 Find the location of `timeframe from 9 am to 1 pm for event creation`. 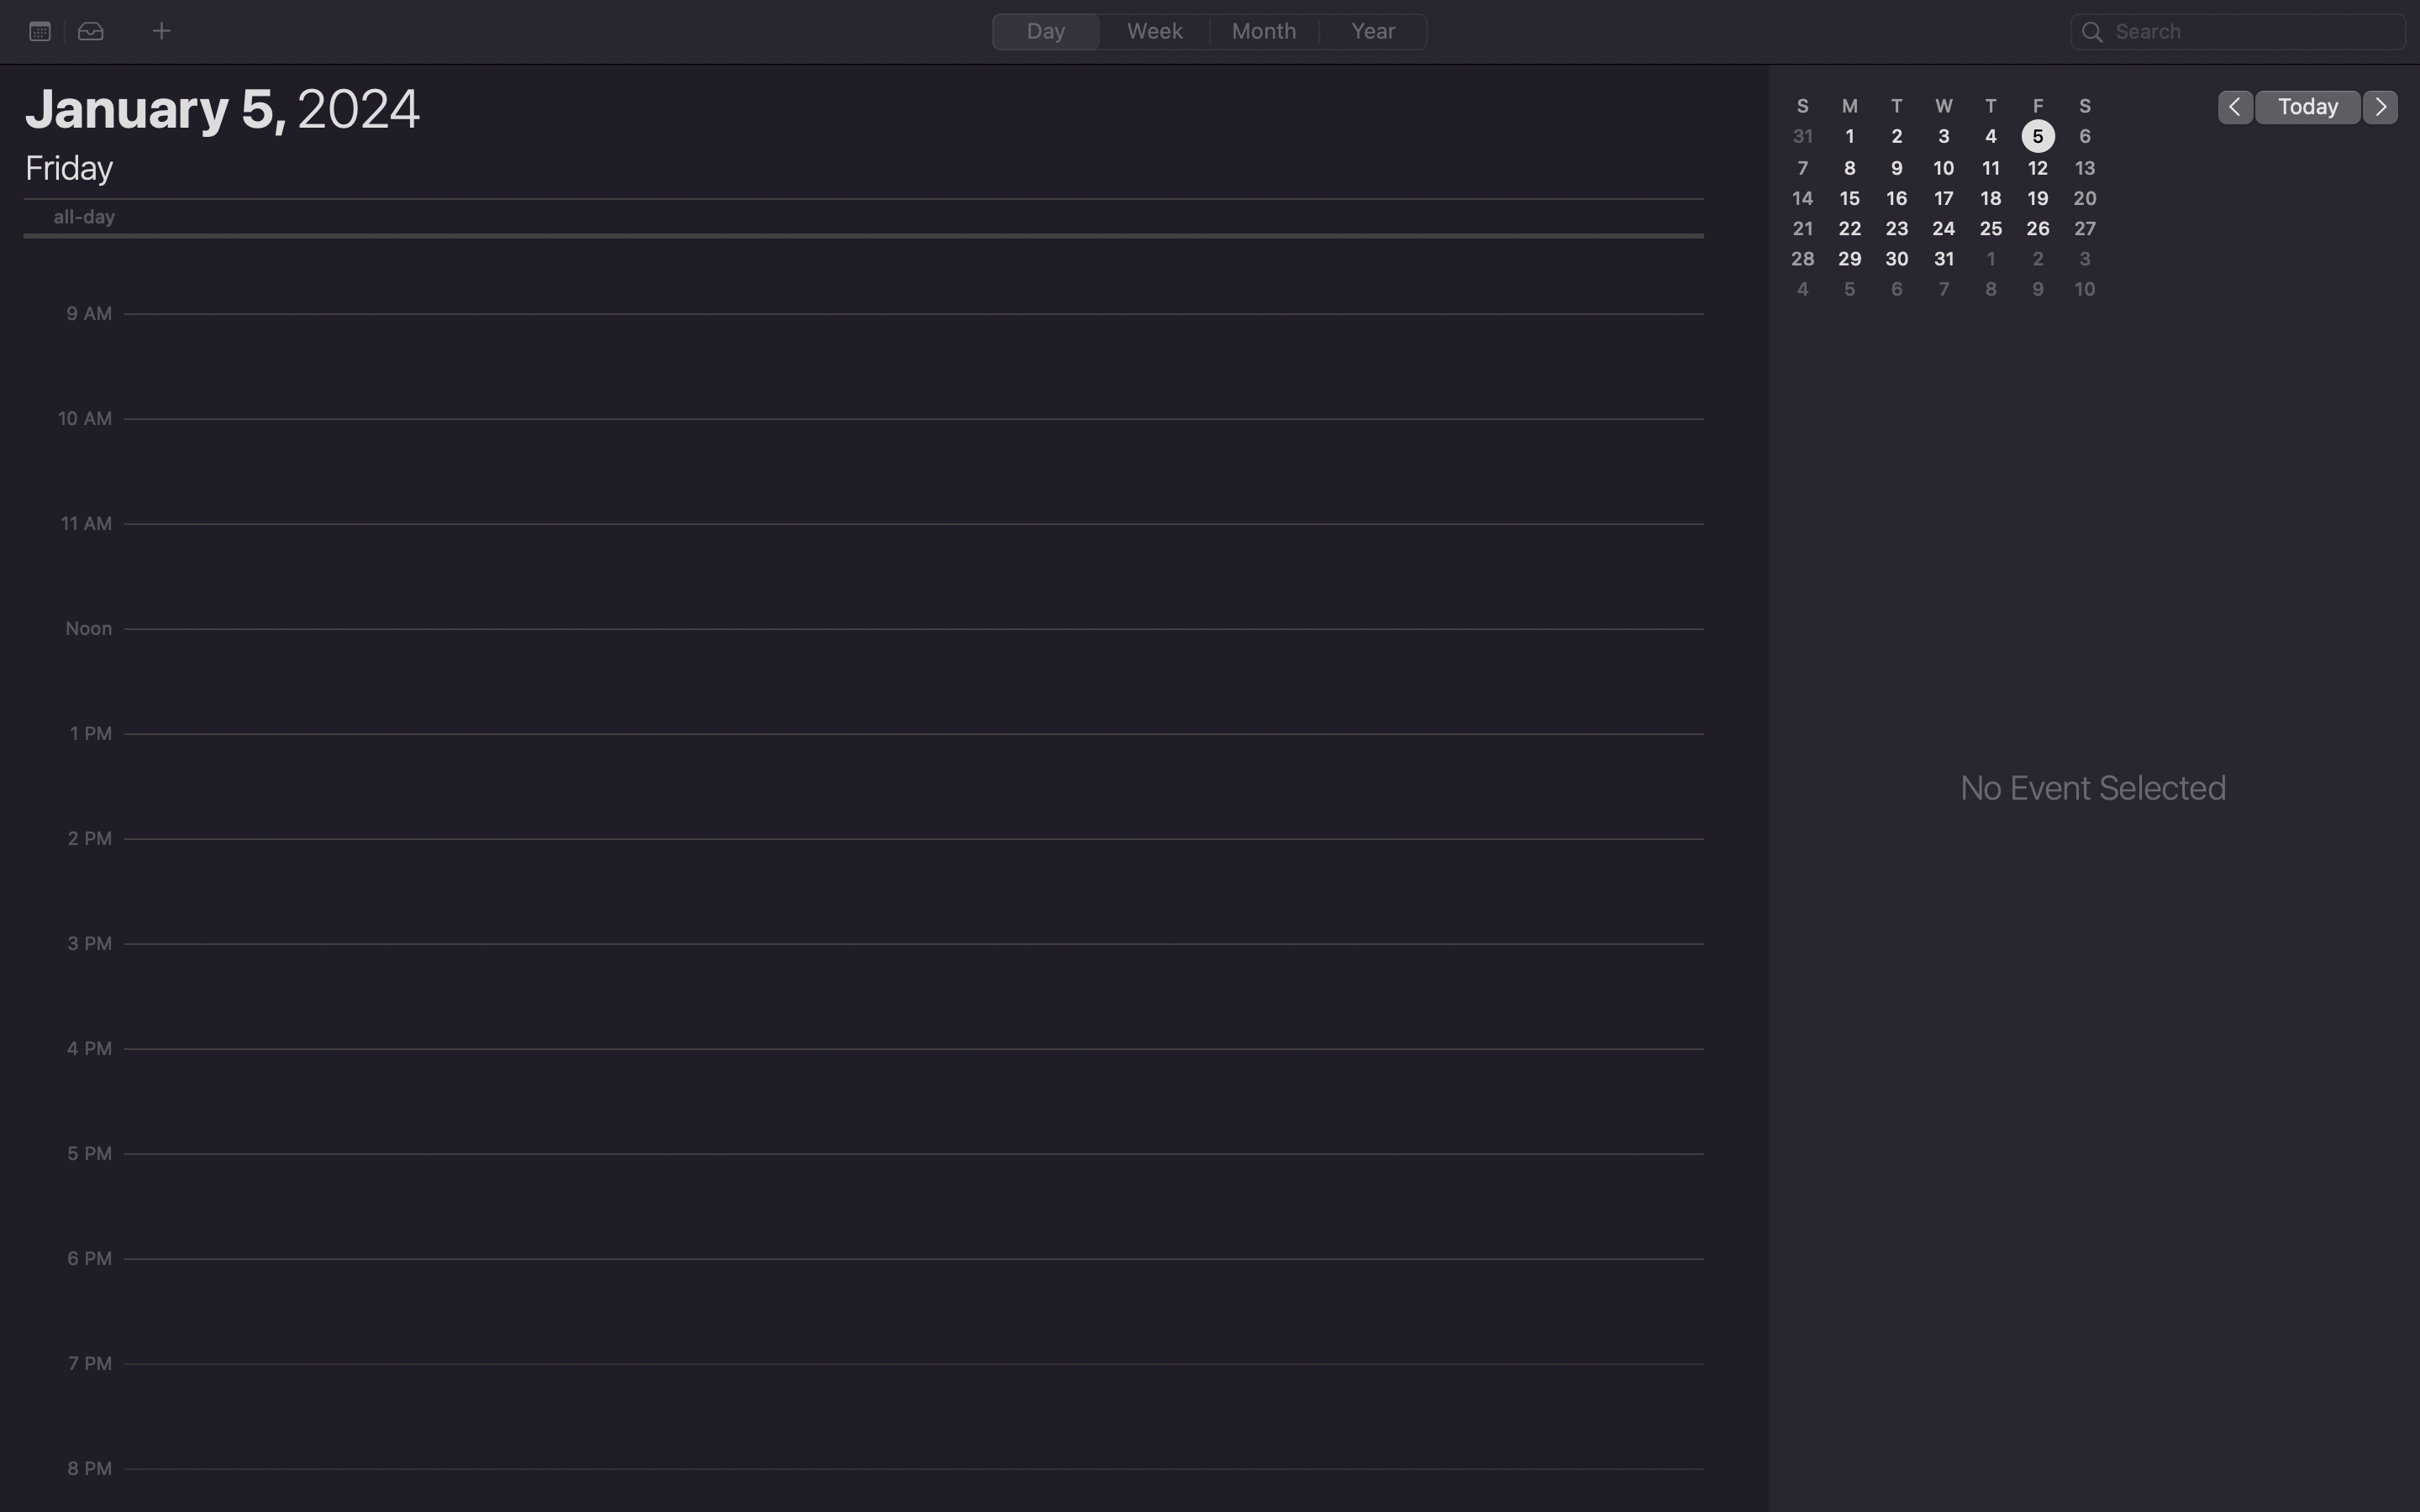

timeframe from 9 am to 1 pm for event creation is located at coordinates (920, 323).